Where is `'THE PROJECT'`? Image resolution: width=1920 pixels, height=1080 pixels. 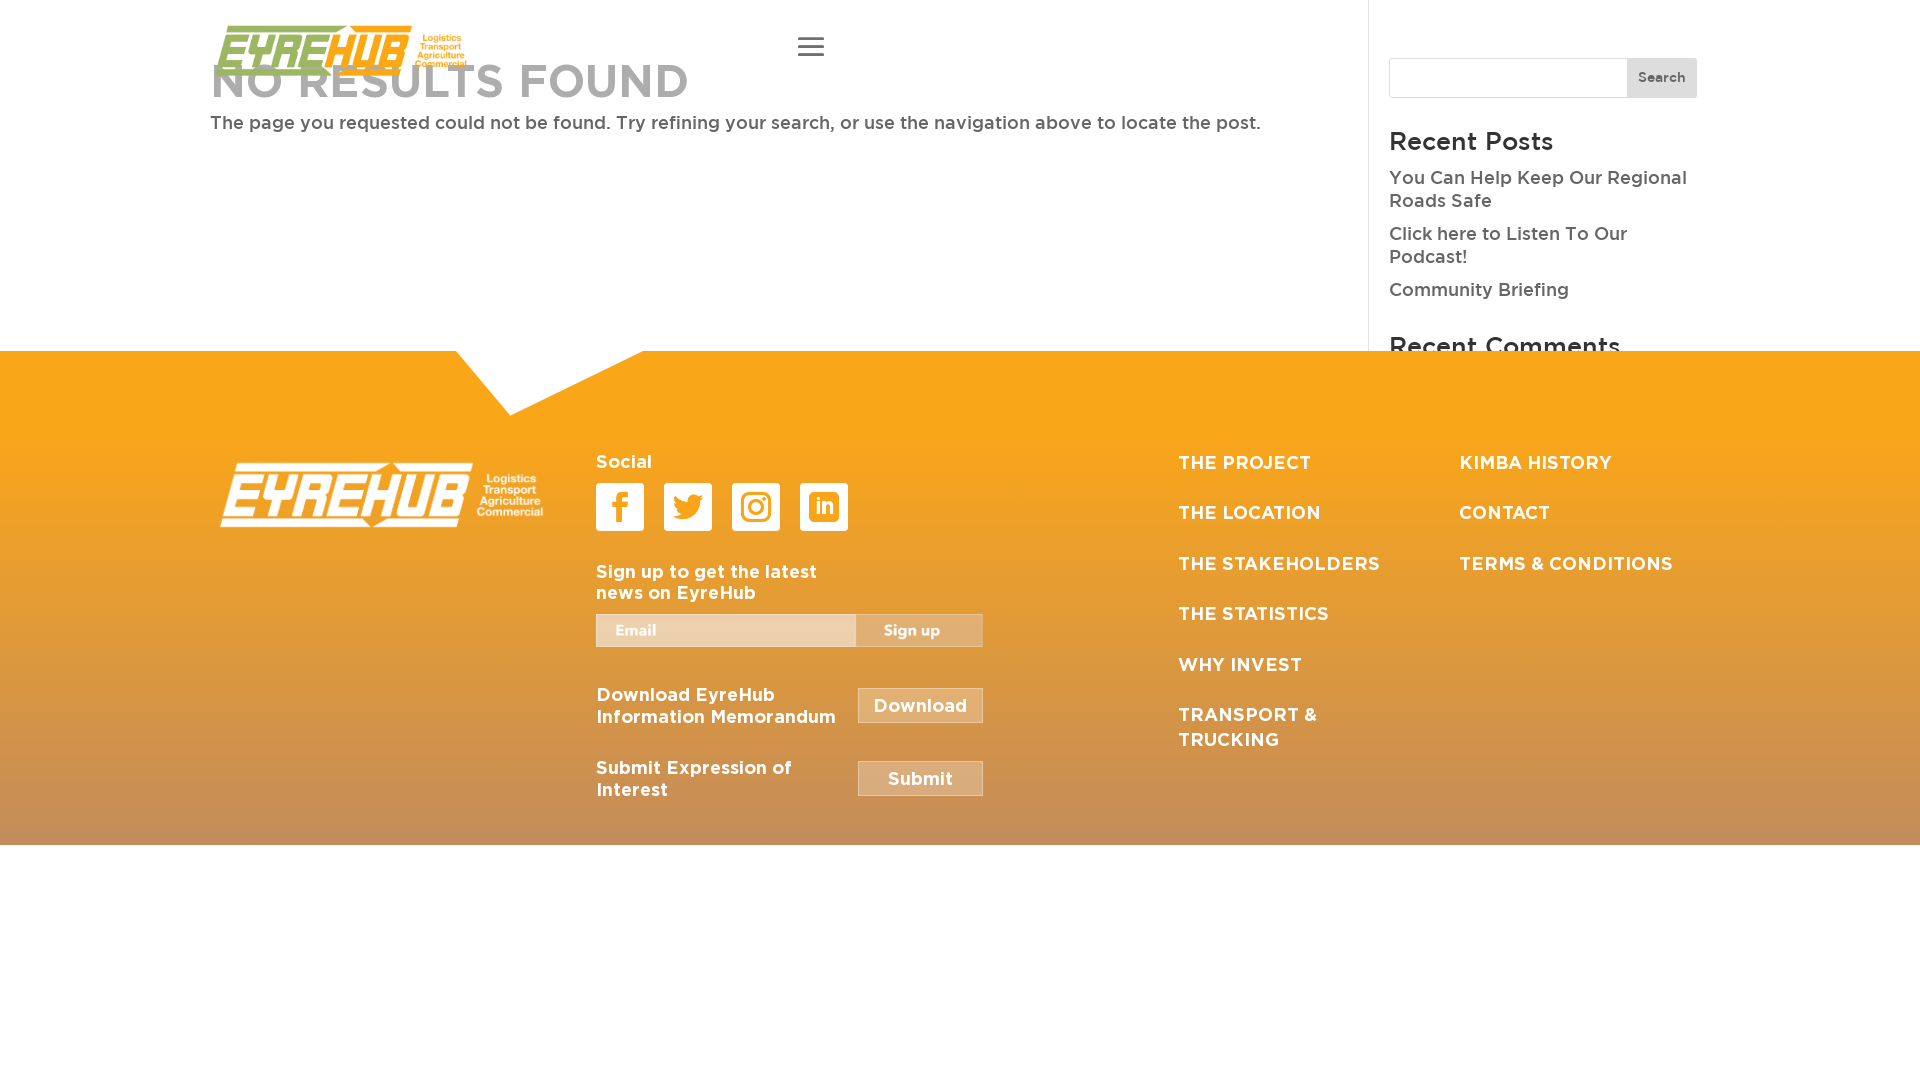
'THE PROJECT' is located at coordinates (1243, 462).